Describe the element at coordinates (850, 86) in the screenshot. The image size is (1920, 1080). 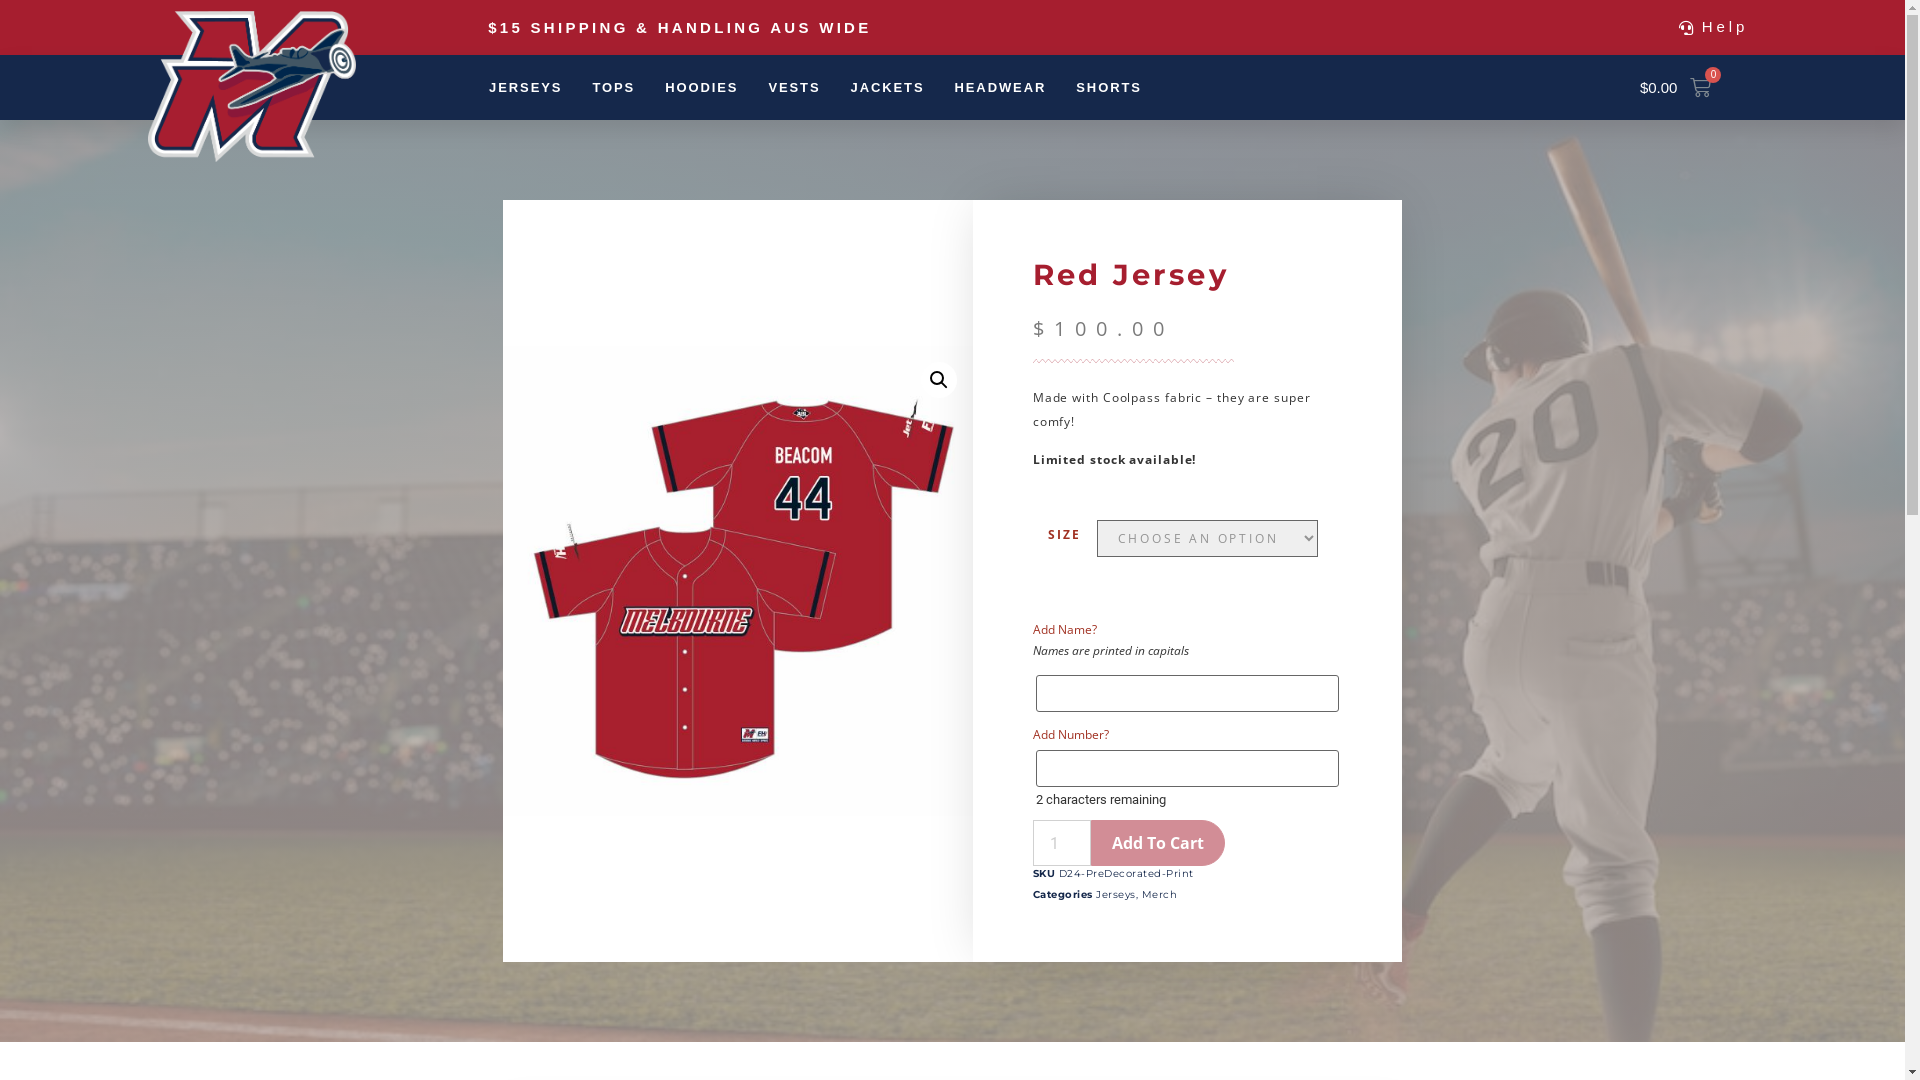
I see `'JACKETS'` at that location.